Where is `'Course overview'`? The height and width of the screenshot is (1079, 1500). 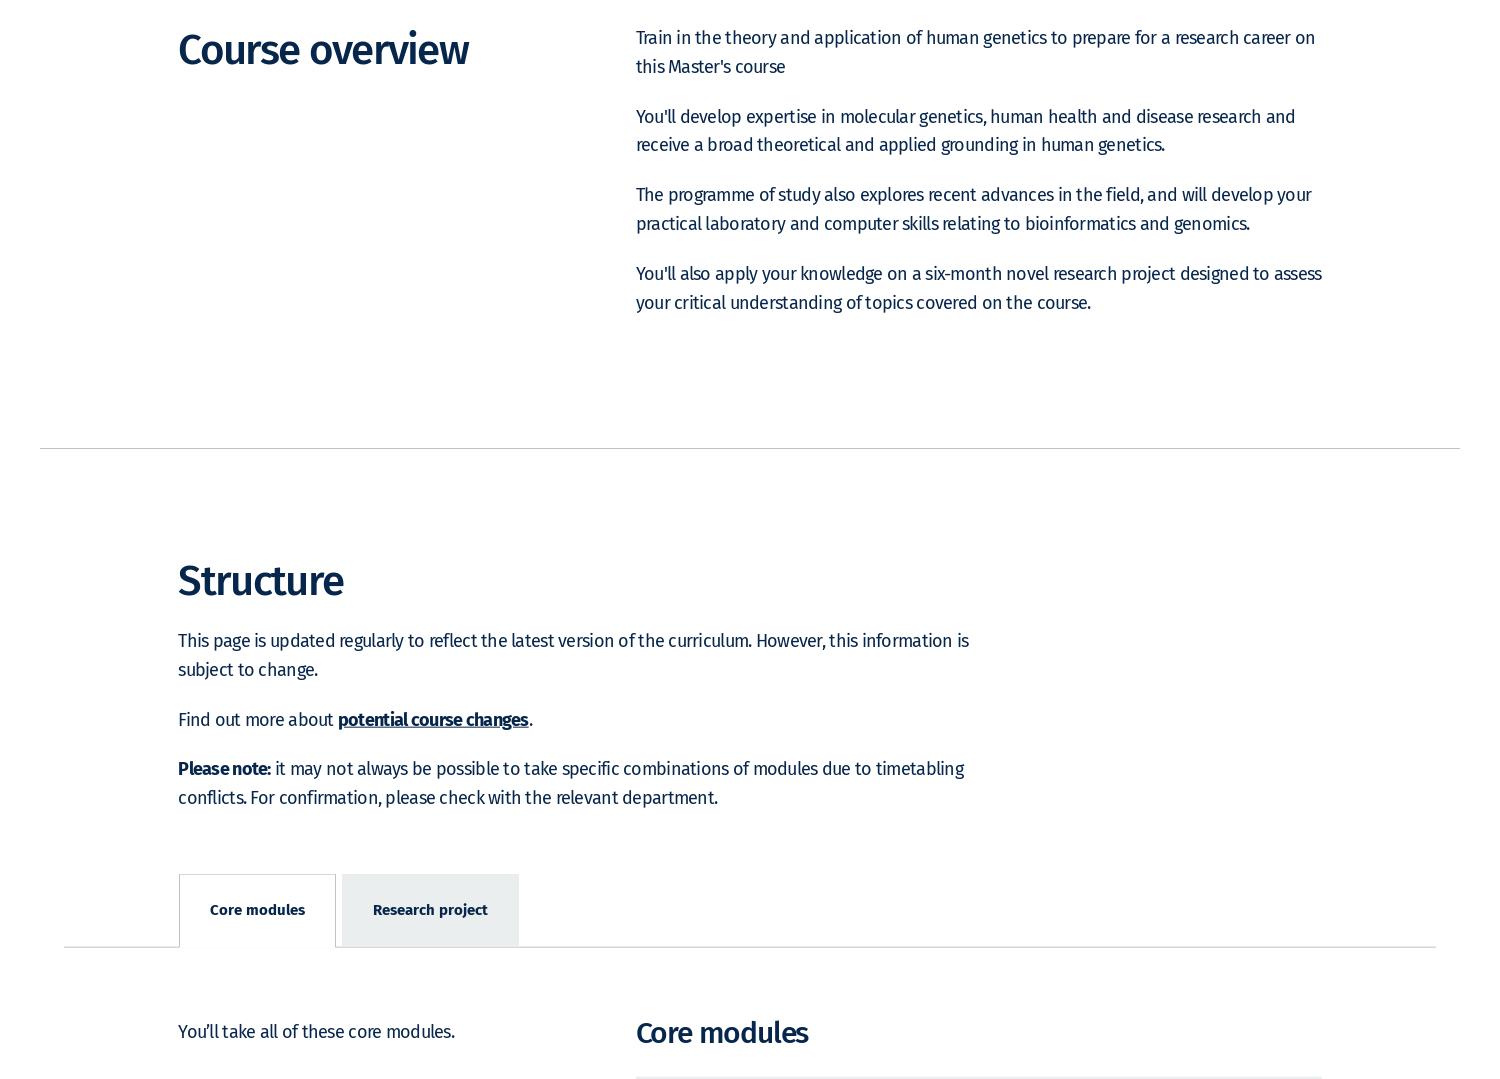
'Course overview' is located at coordinates (321, 77).